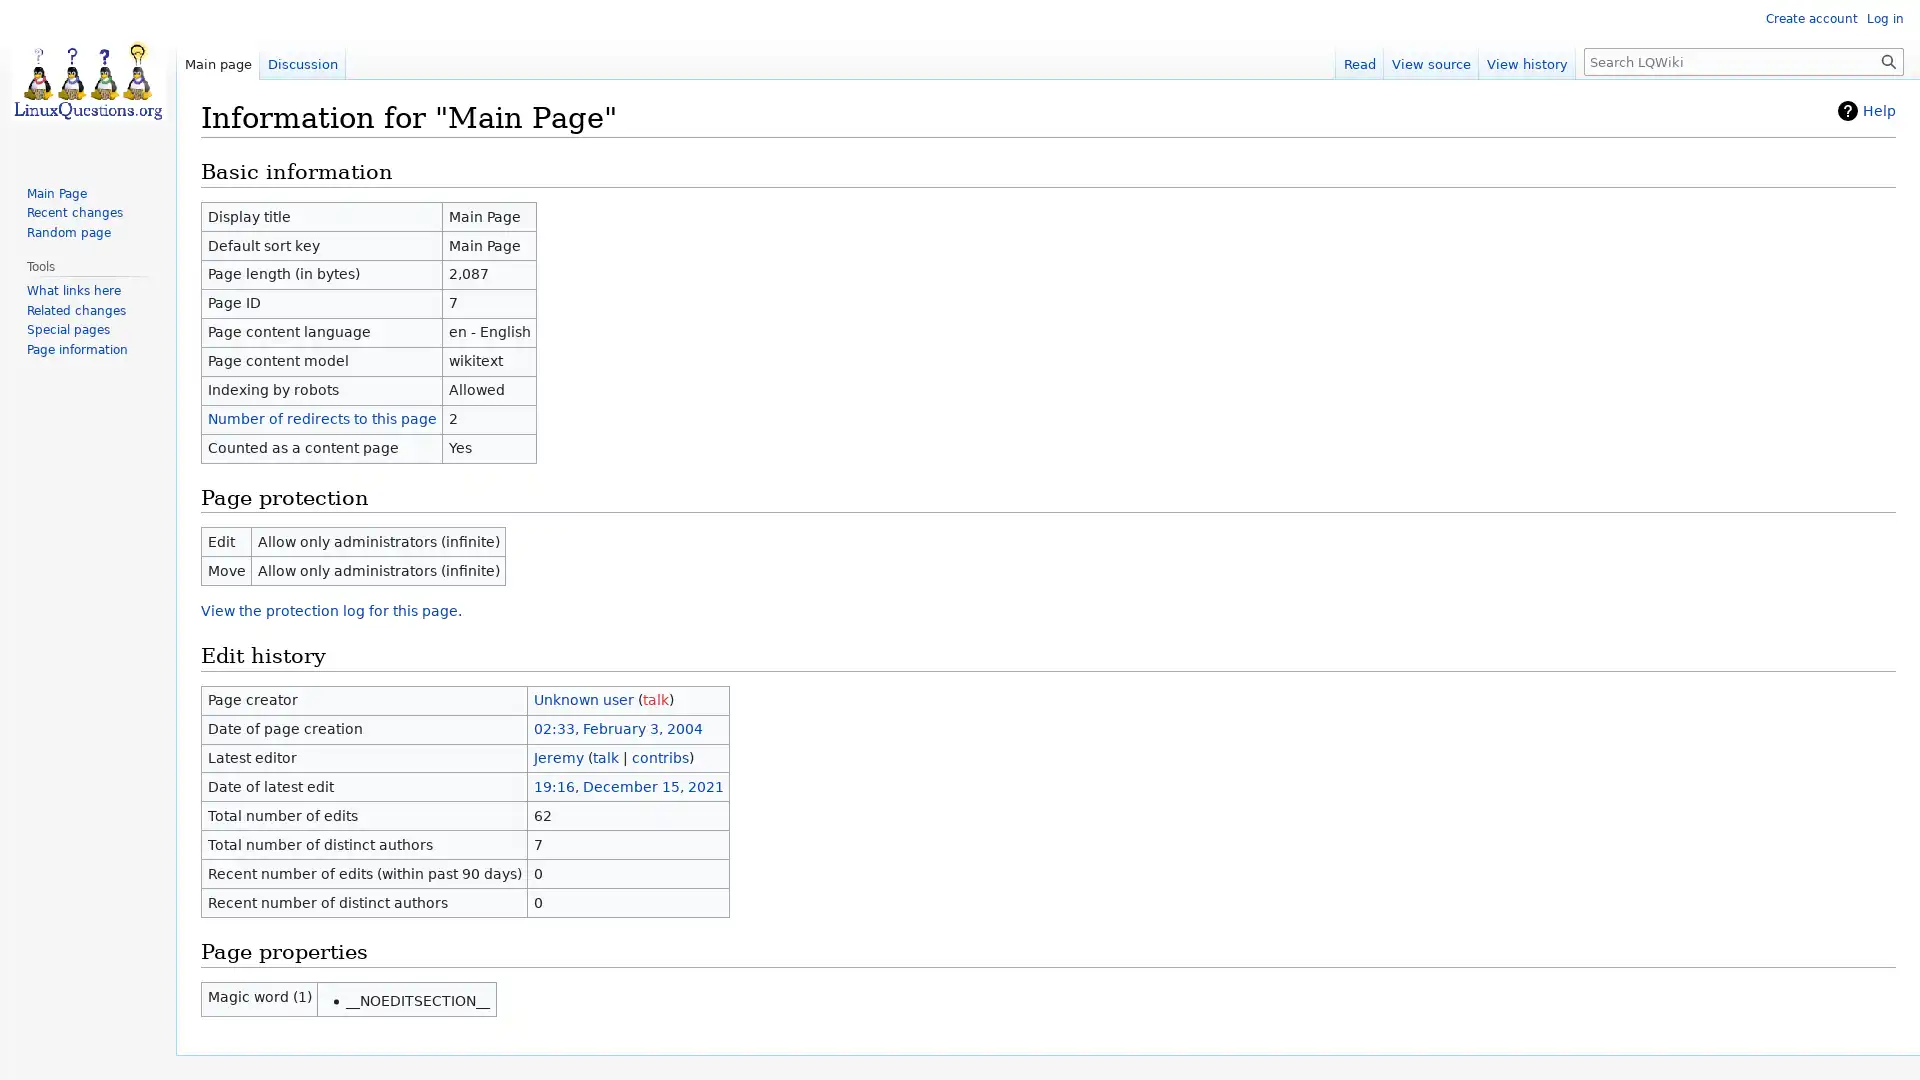 The height and width of the screenshot is (1080, 1920). I want to click on Go, so click(1888, 60).